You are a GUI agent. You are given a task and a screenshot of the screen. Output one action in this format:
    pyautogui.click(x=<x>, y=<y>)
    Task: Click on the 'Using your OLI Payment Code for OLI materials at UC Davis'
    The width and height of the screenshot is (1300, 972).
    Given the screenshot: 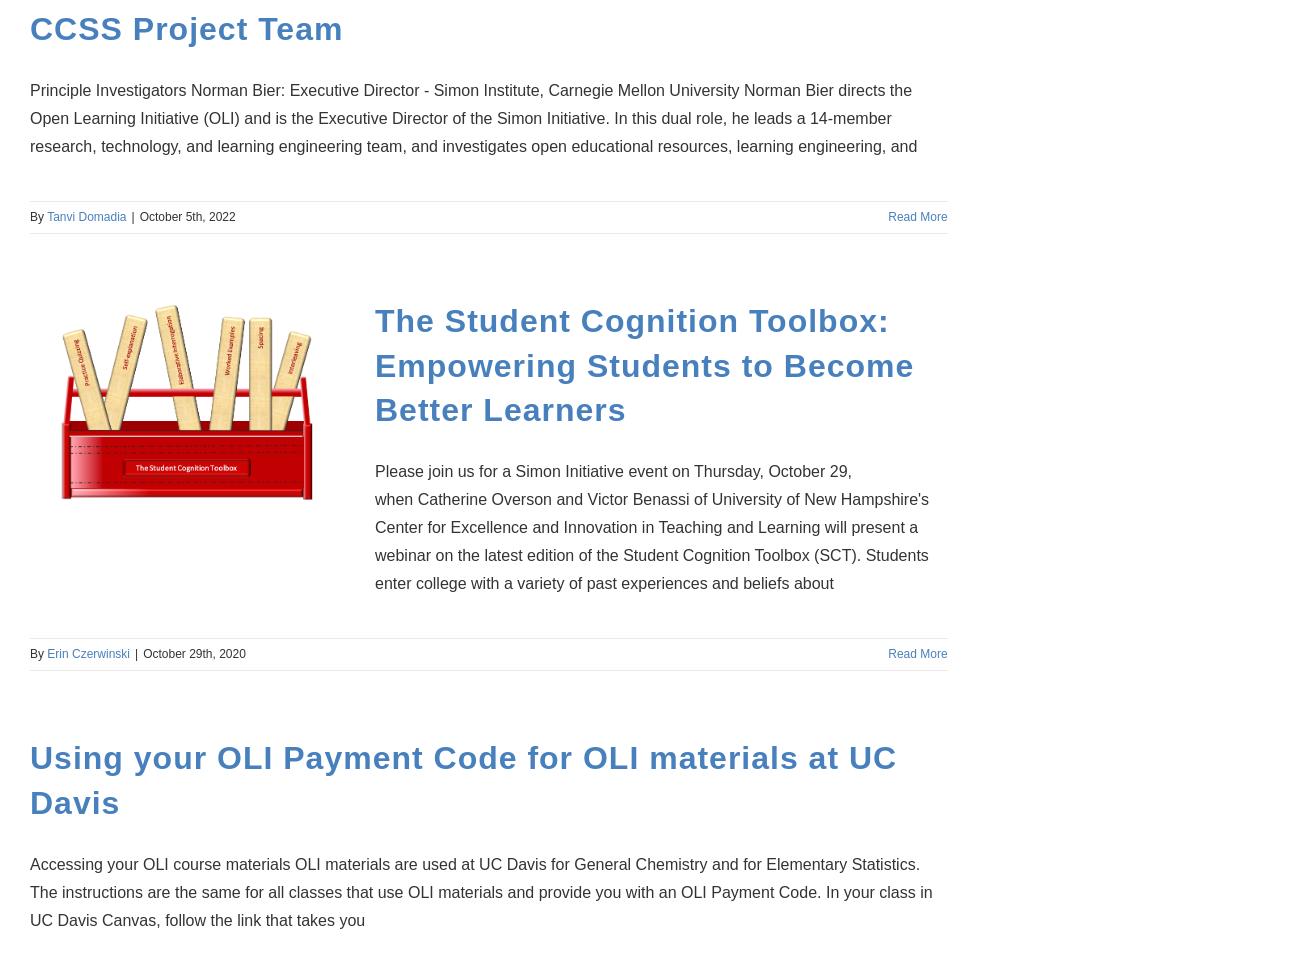 What is the action you would take?
    pyautogui.click(x=462, y=780)
    